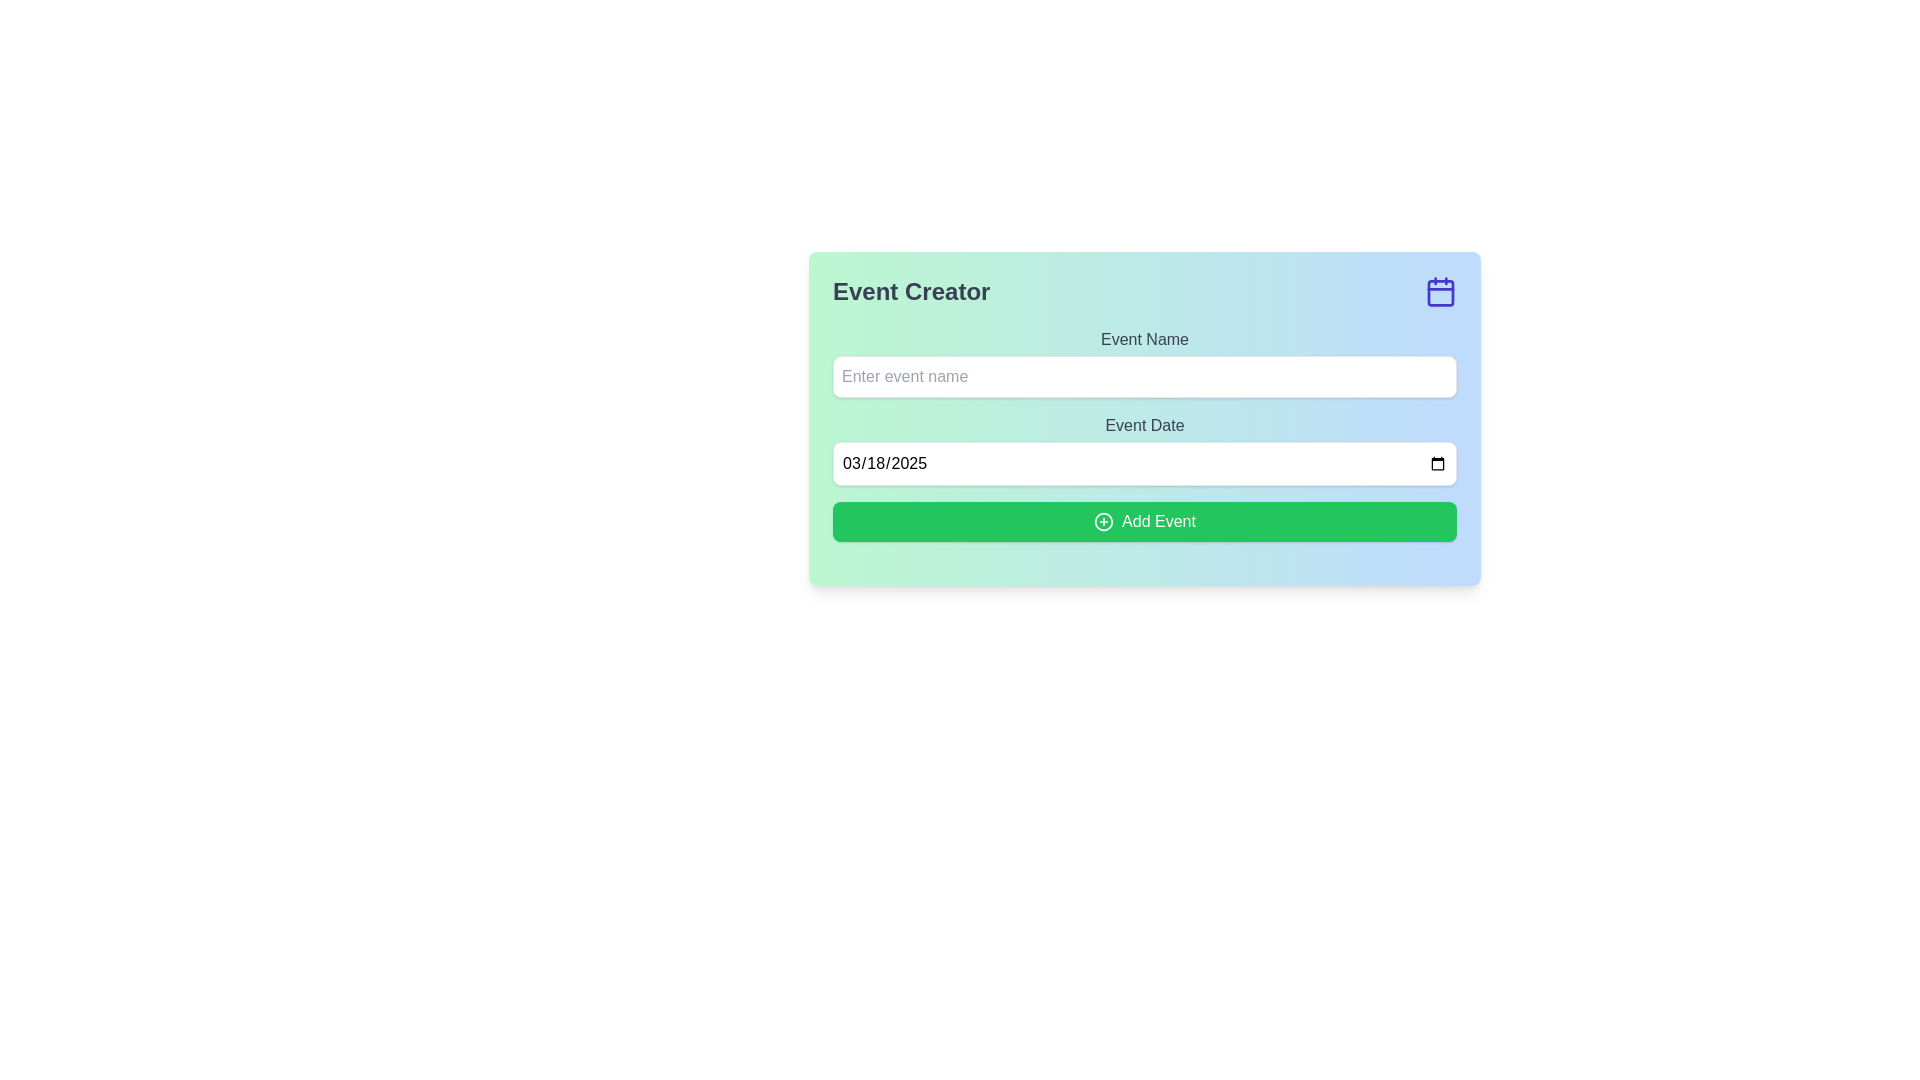 This screenshot has height=1080, width=1920. Describe the element at coordinates (1103, 520) in the screenshot. I see `the circular plus-symbol icon located inside the green 'Add Event' button at the bottom of the form-like interface` at that location.